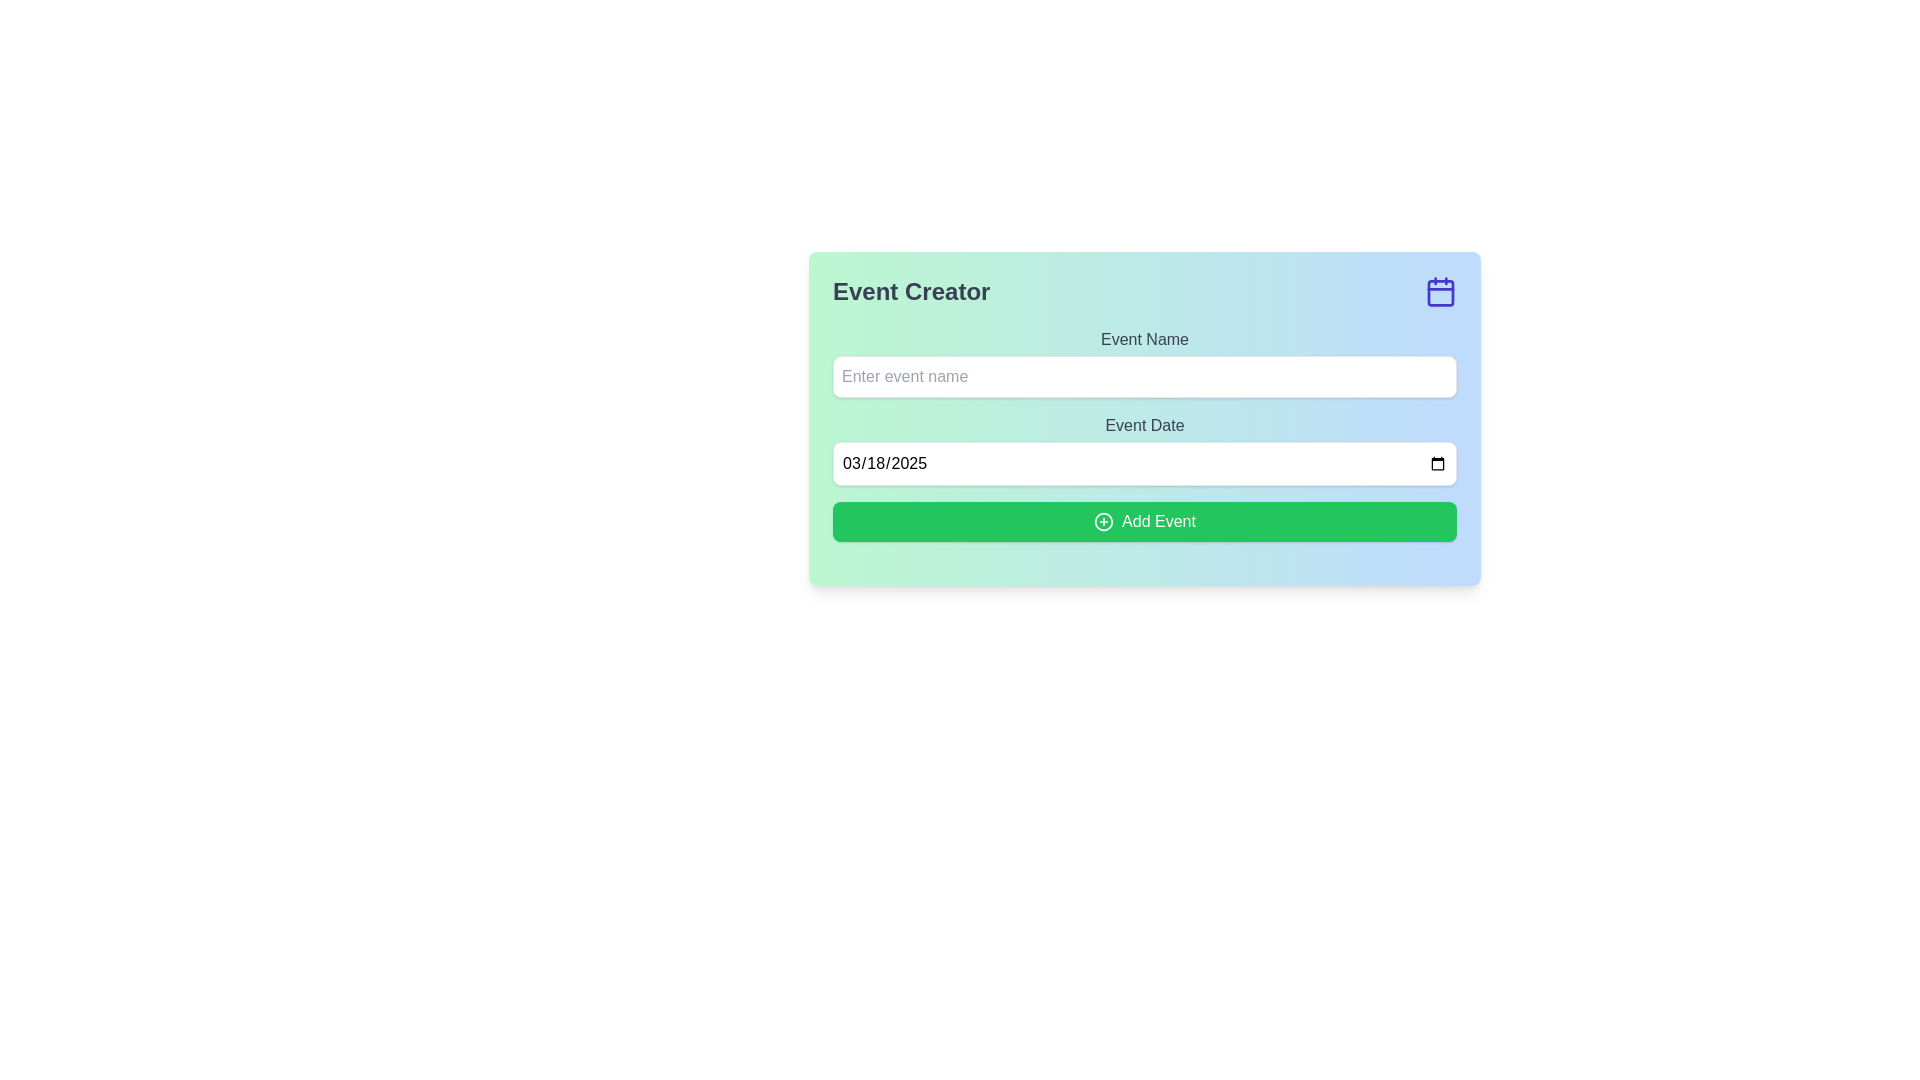 This screenshot has height=1080, width=1920. Describe the element at coordinates (1103, 520) in the screenshot. I see `the circular plus-symbol icon located inside the green 'Add Event' button at the bottom of the form-like interface` at that location.